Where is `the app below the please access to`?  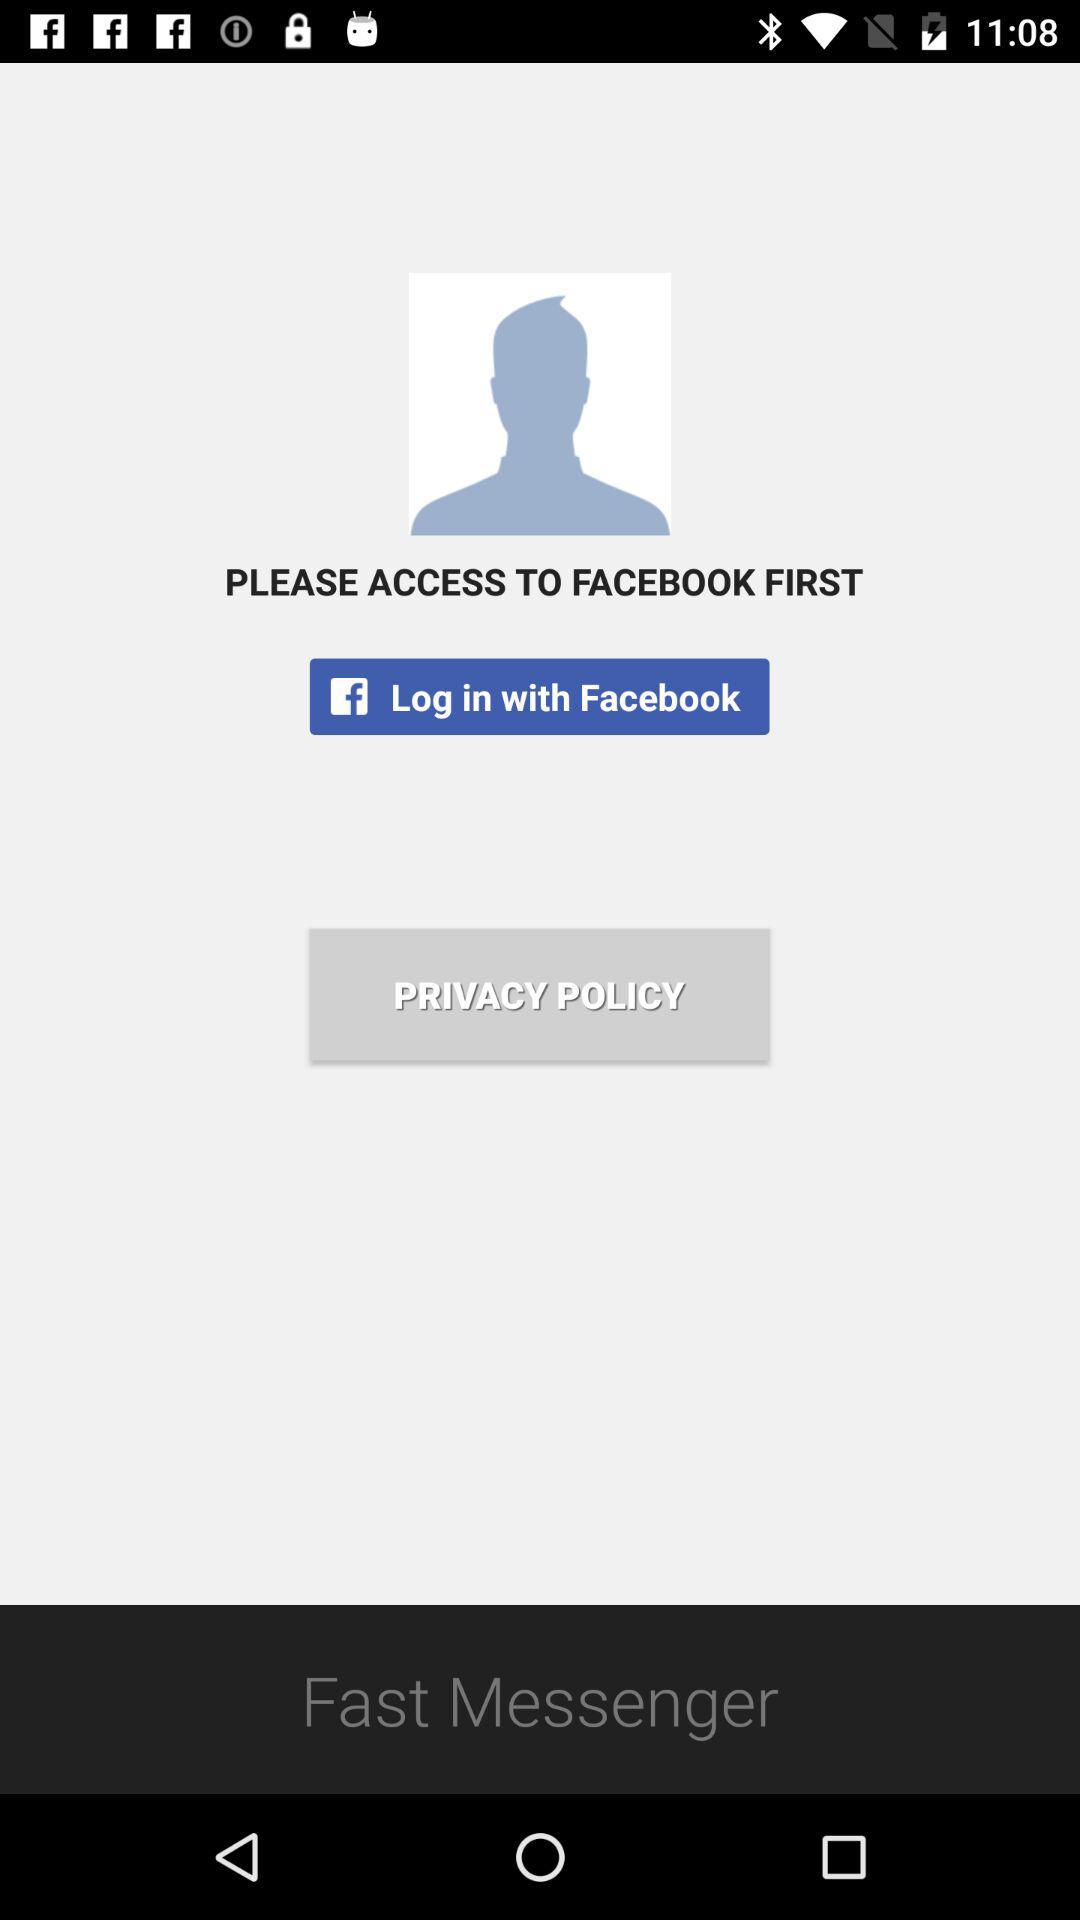 the app below the please access to is located at coordinates (538, 696).